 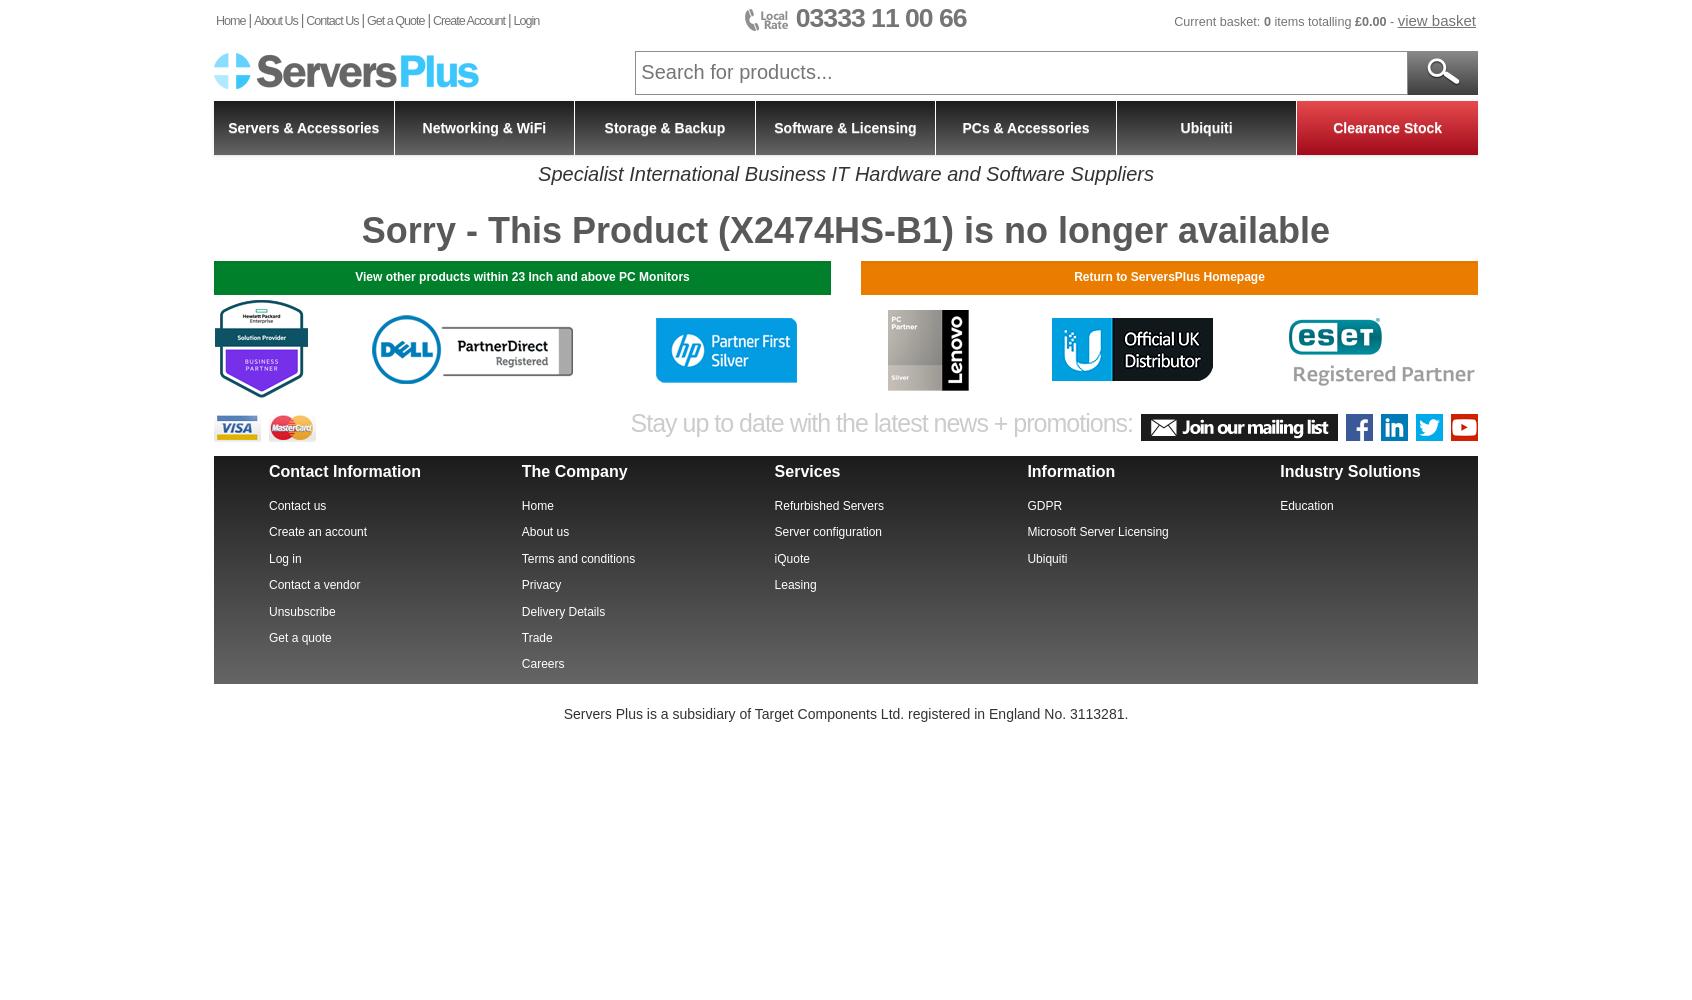 I want to click on 'Log in', so click(x=283, y=558).